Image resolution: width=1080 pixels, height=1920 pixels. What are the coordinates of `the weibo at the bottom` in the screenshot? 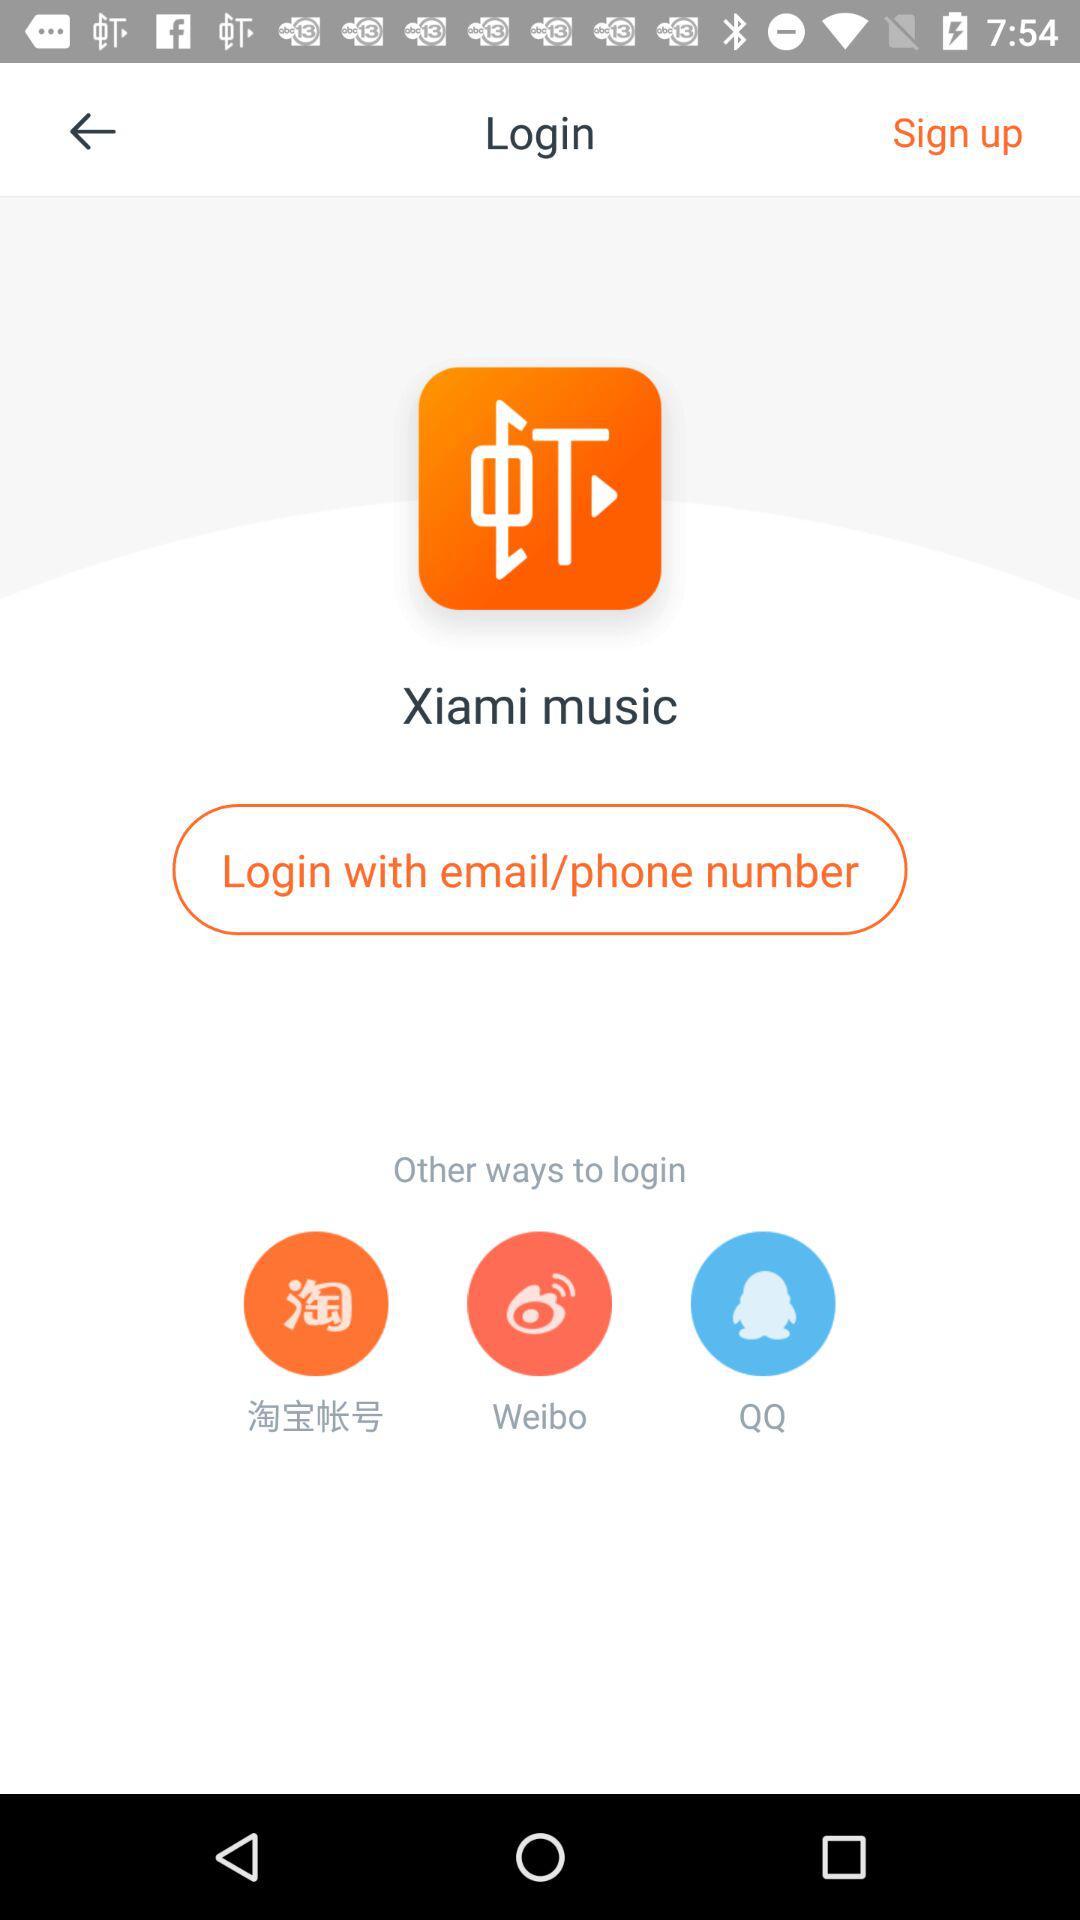 It's located at (538, 1334).